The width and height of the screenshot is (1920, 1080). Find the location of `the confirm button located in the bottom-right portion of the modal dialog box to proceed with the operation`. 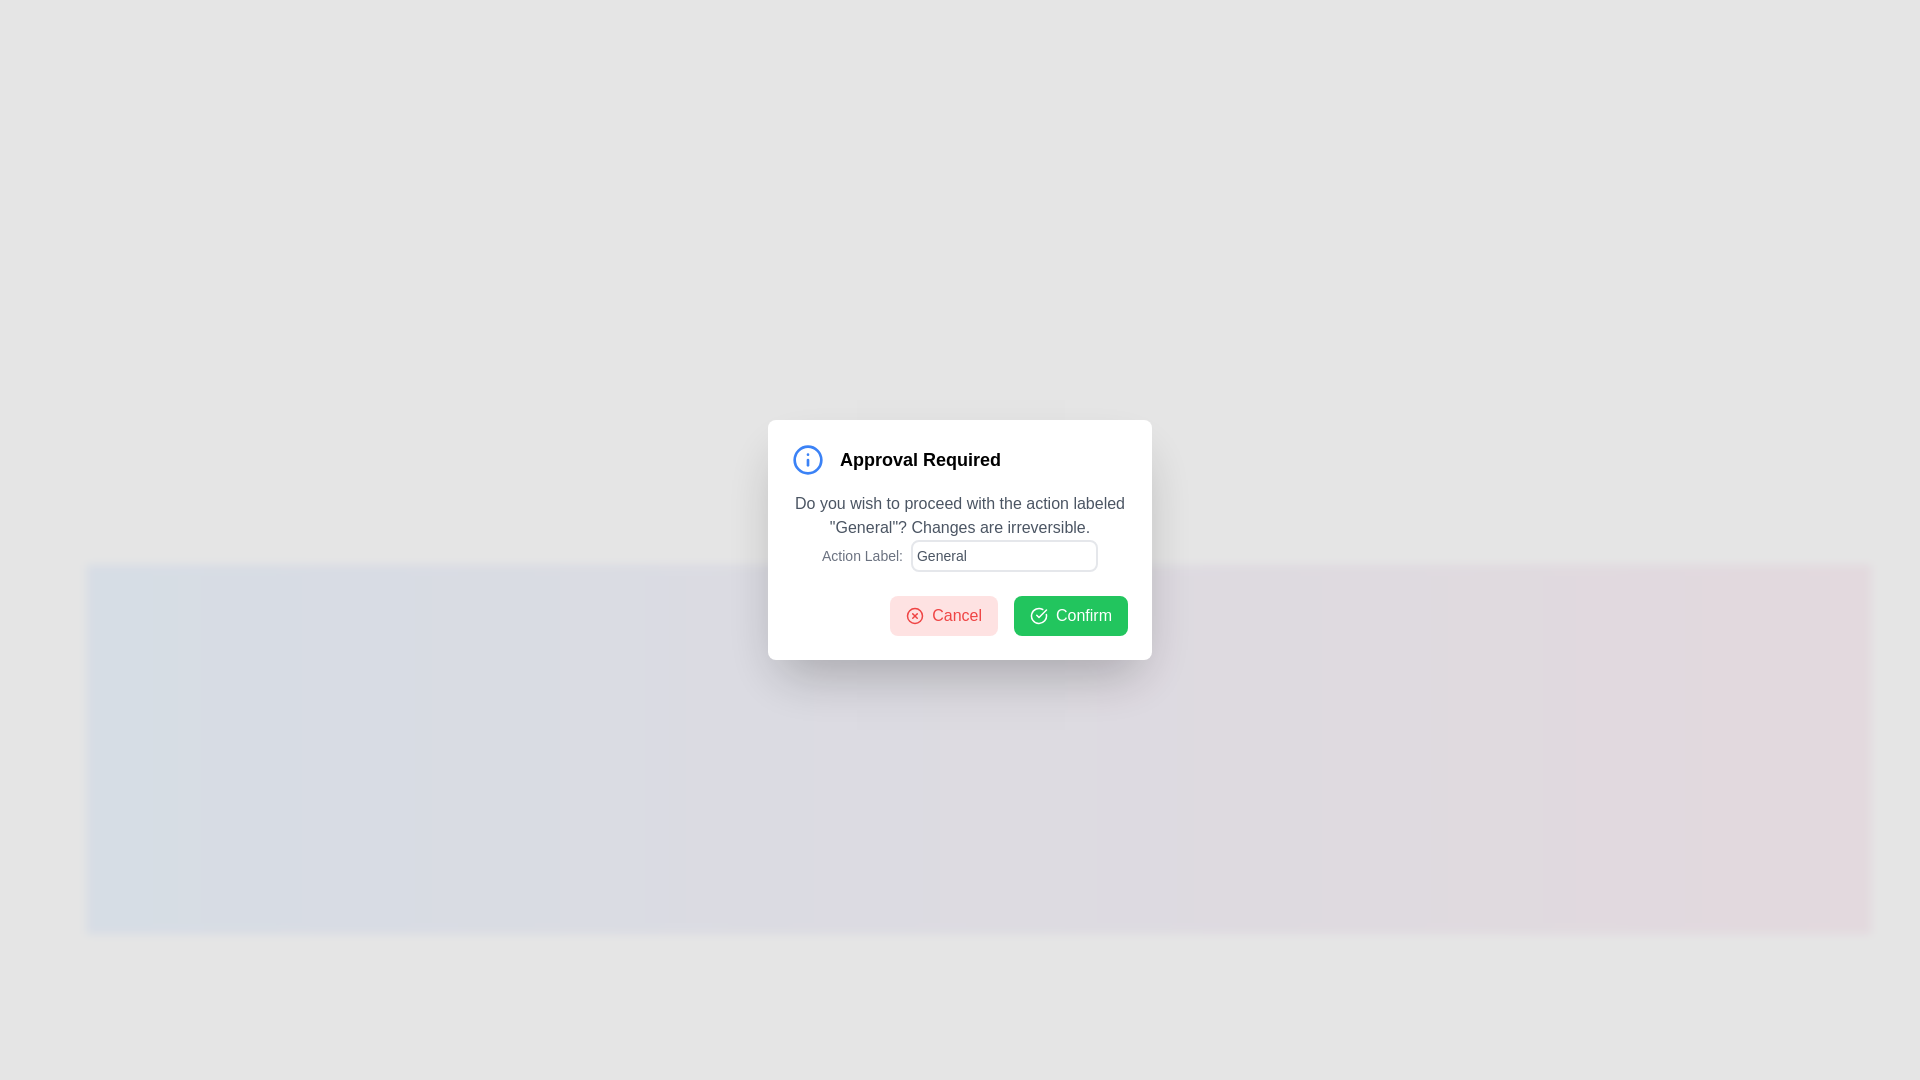

the confirm button located in the bottom-right portion of the modal dialog box to proceed with the operation is located at coordinates (1069, 615).